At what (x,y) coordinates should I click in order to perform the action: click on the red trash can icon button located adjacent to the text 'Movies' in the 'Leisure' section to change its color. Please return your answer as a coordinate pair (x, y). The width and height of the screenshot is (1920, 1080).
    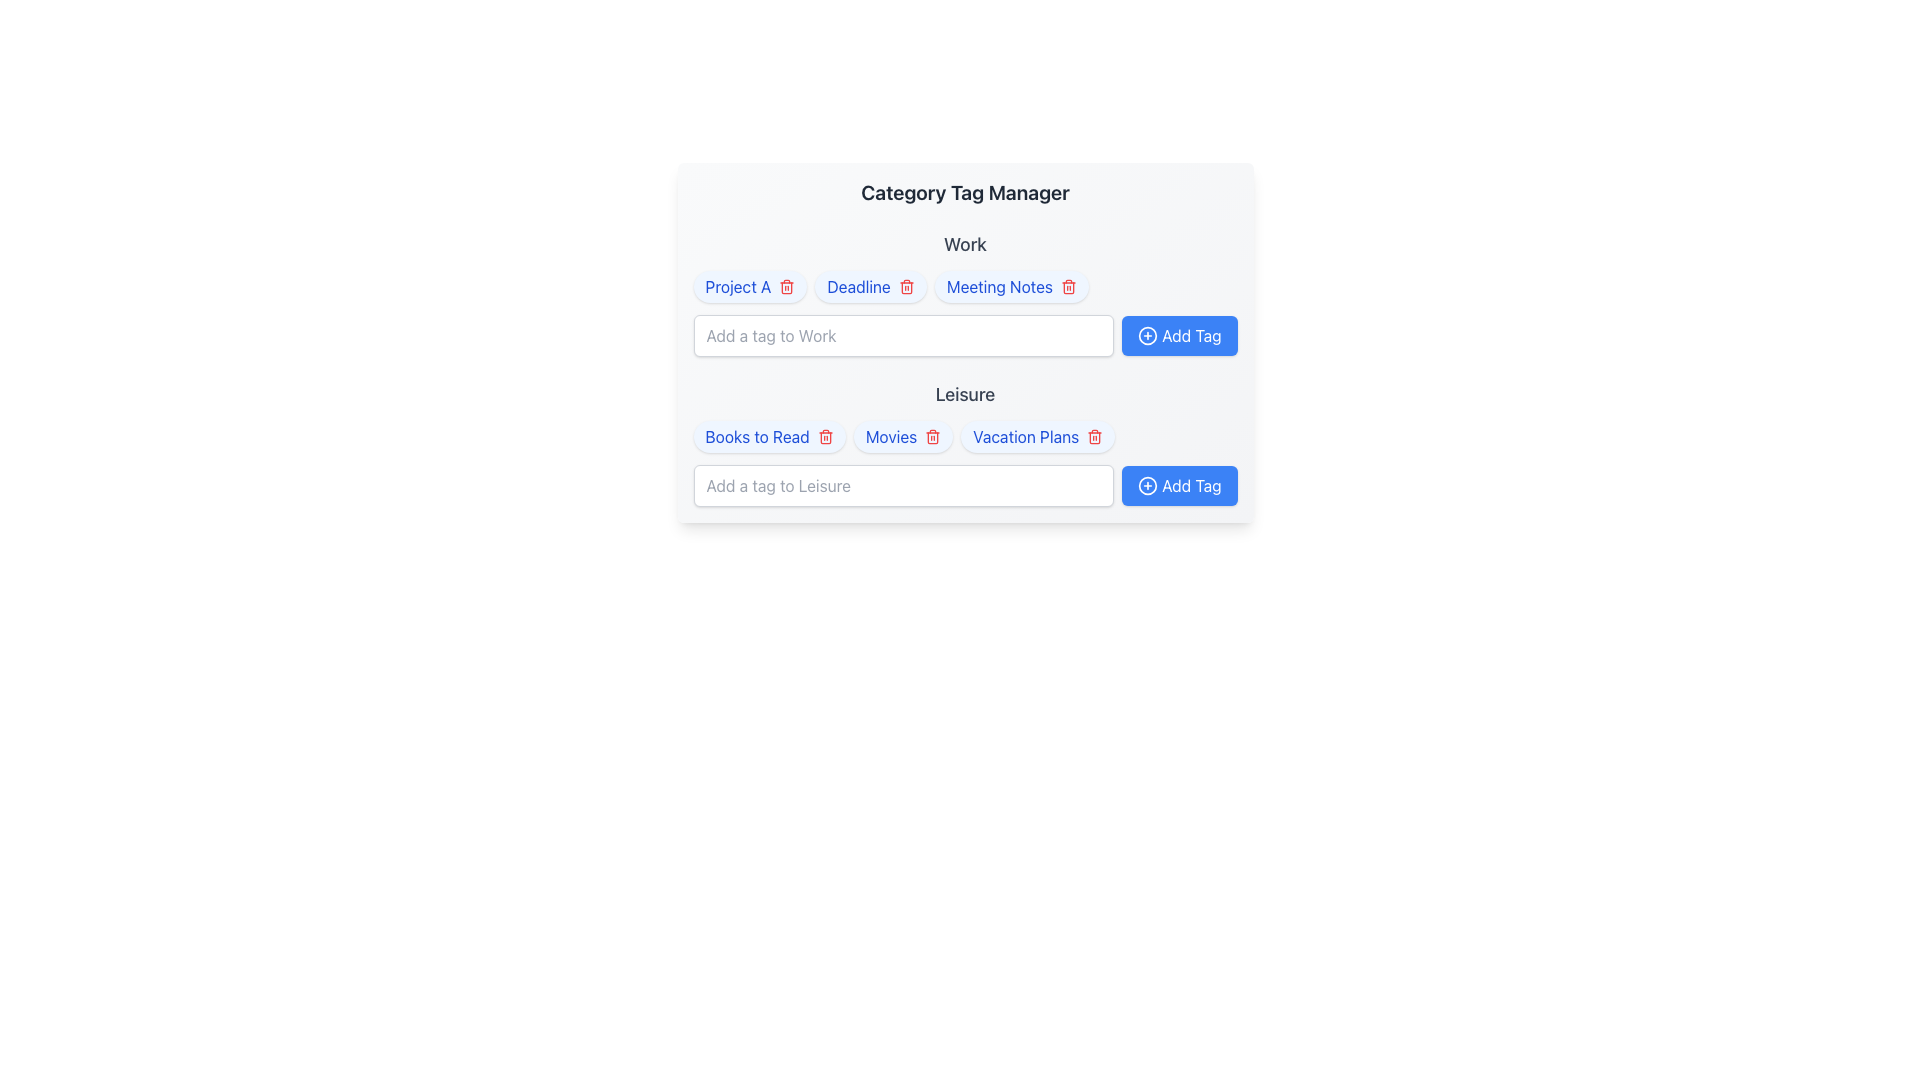
    Looking at the image, I should click on (932, 435).